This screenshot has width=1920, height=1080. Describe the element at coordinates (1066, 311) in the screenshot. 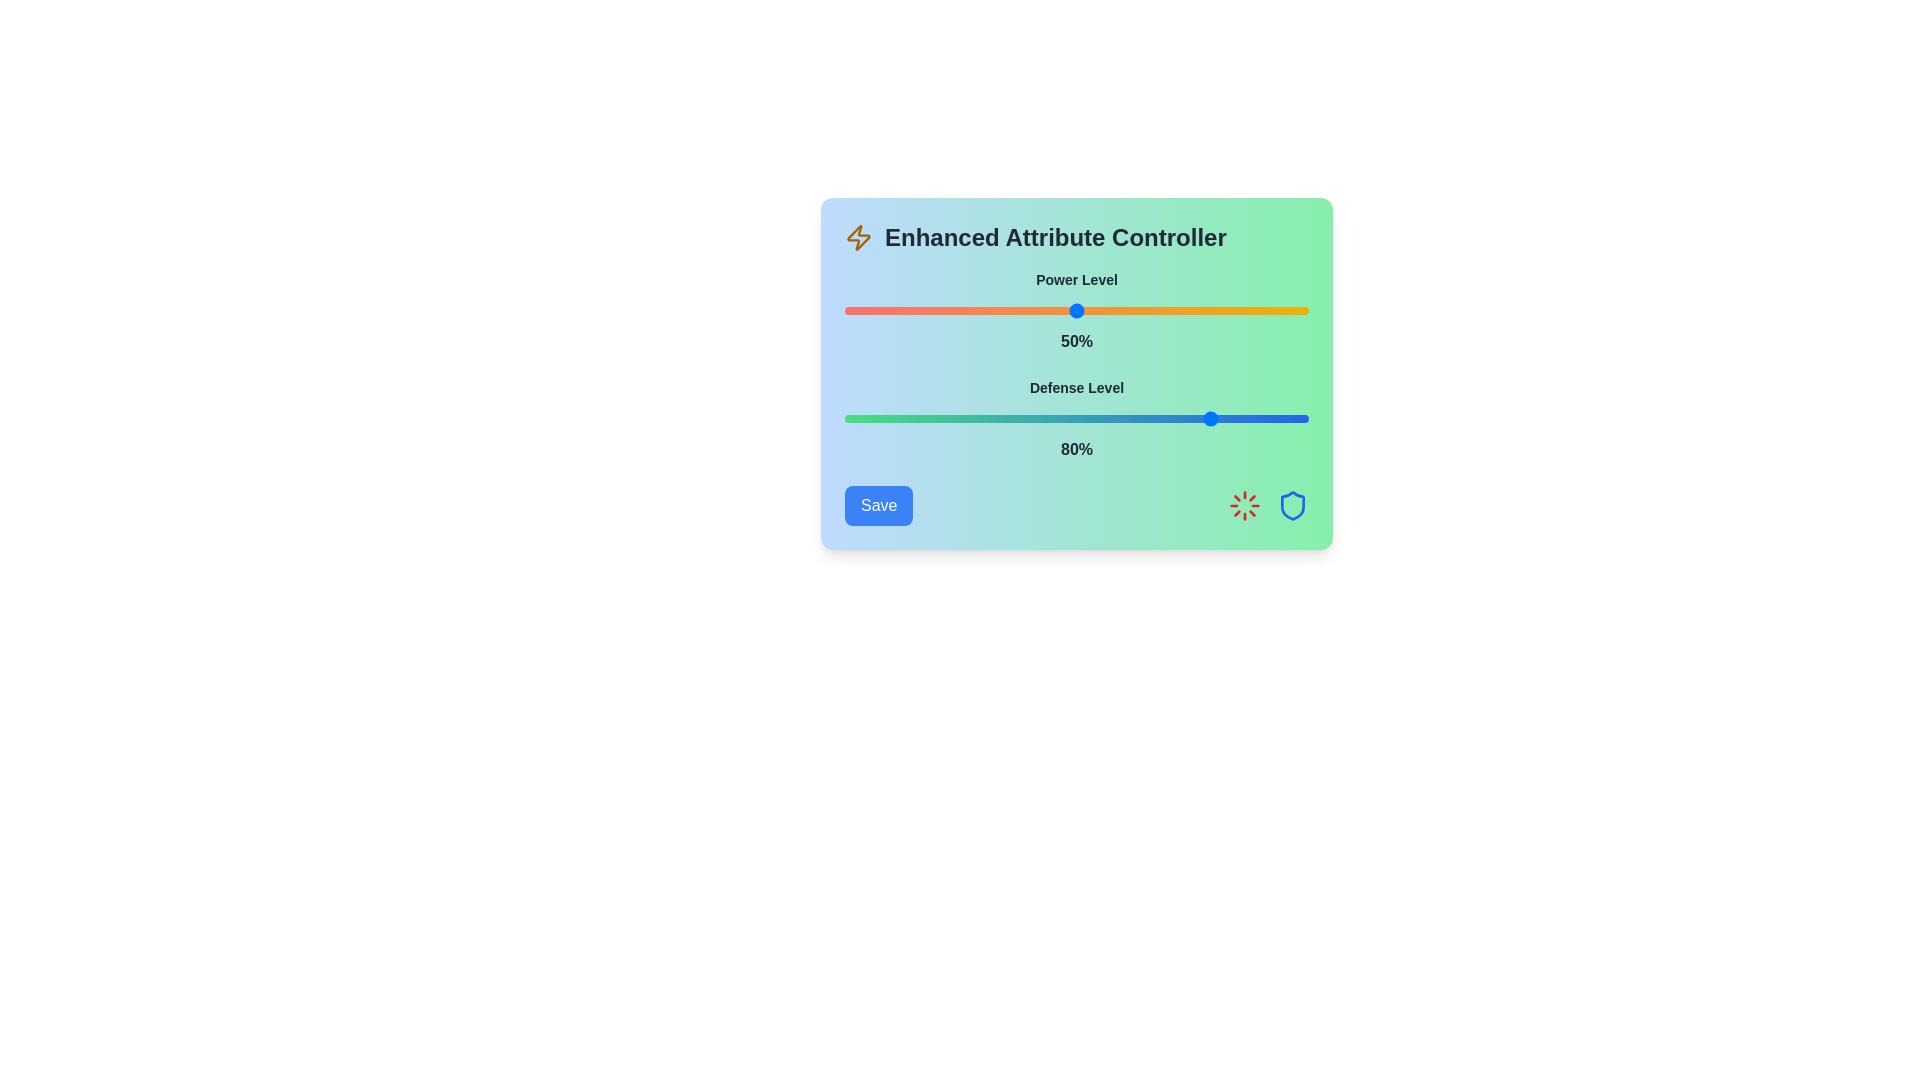

I see `the Power Level slider to 48%` at that location.